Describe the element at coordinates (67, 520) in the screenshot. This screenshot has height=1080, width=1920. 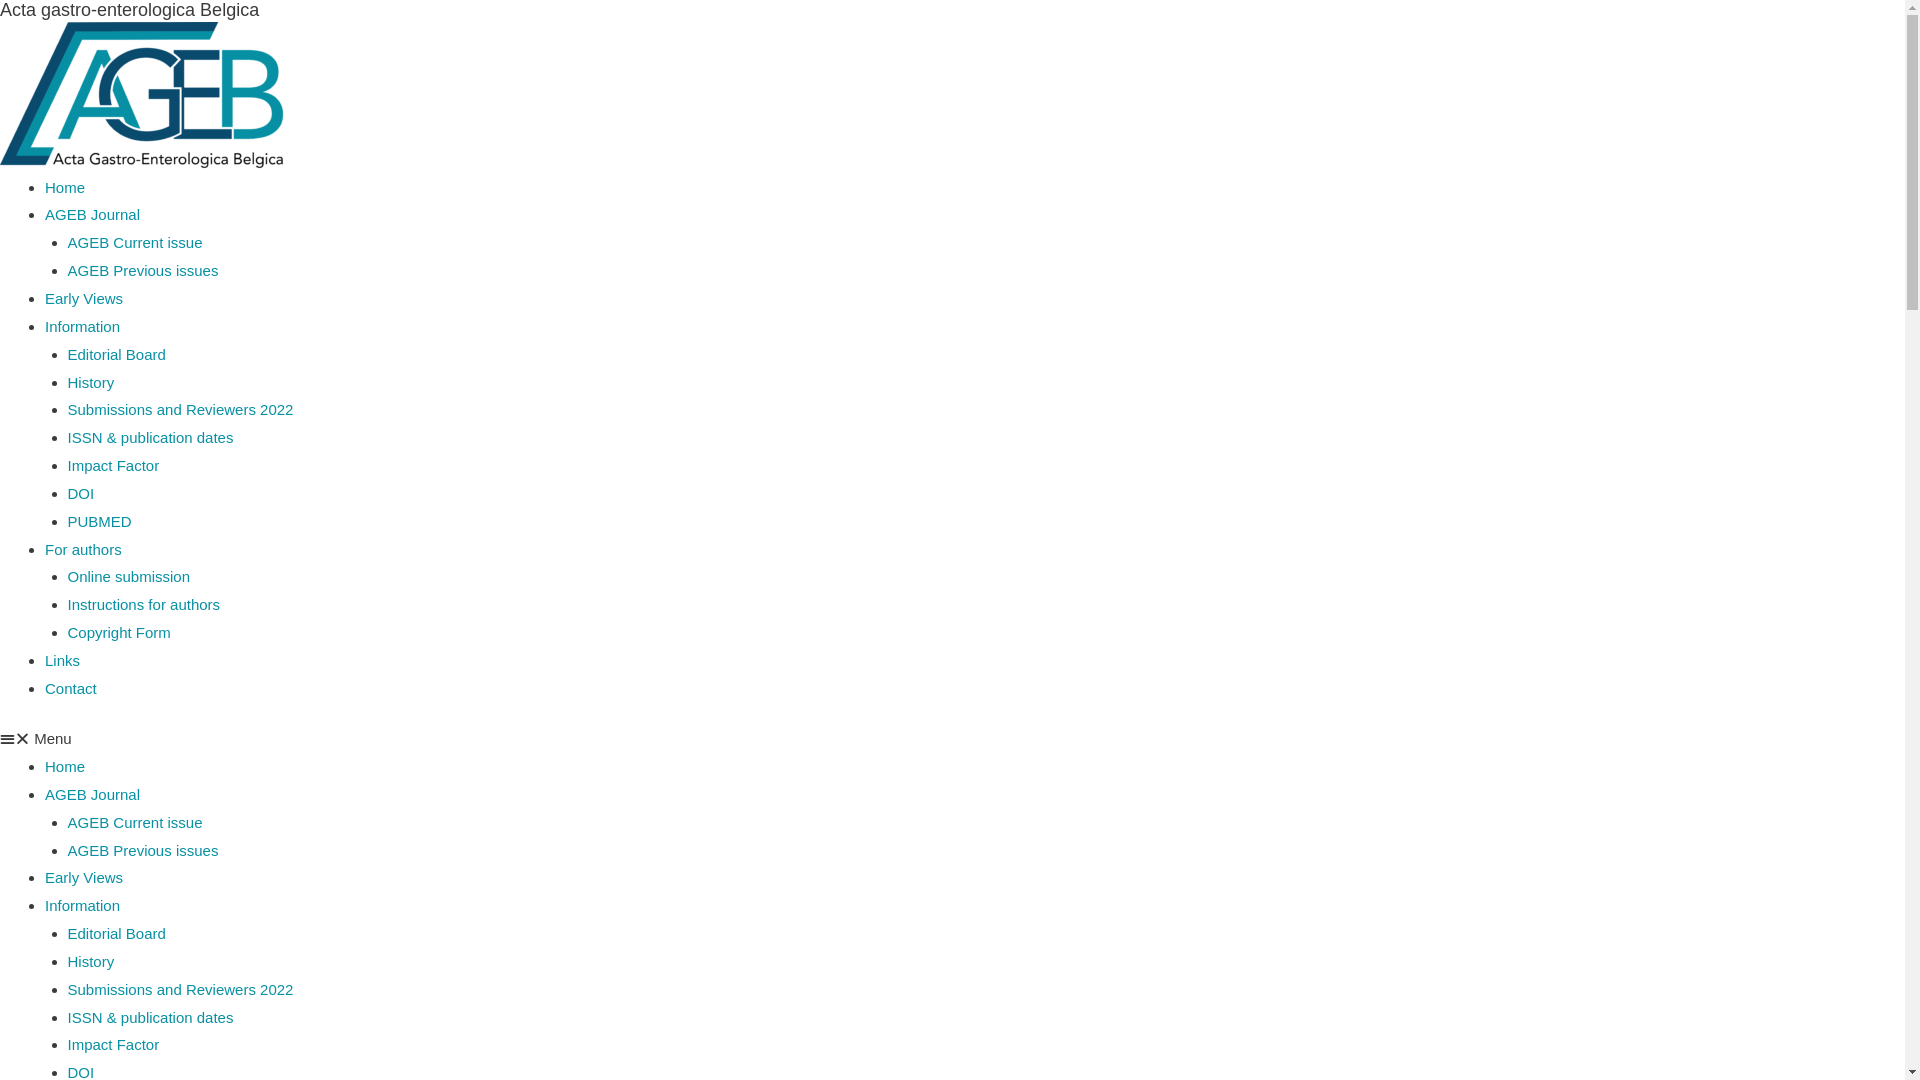
I see `'PUBMED'` at that location.